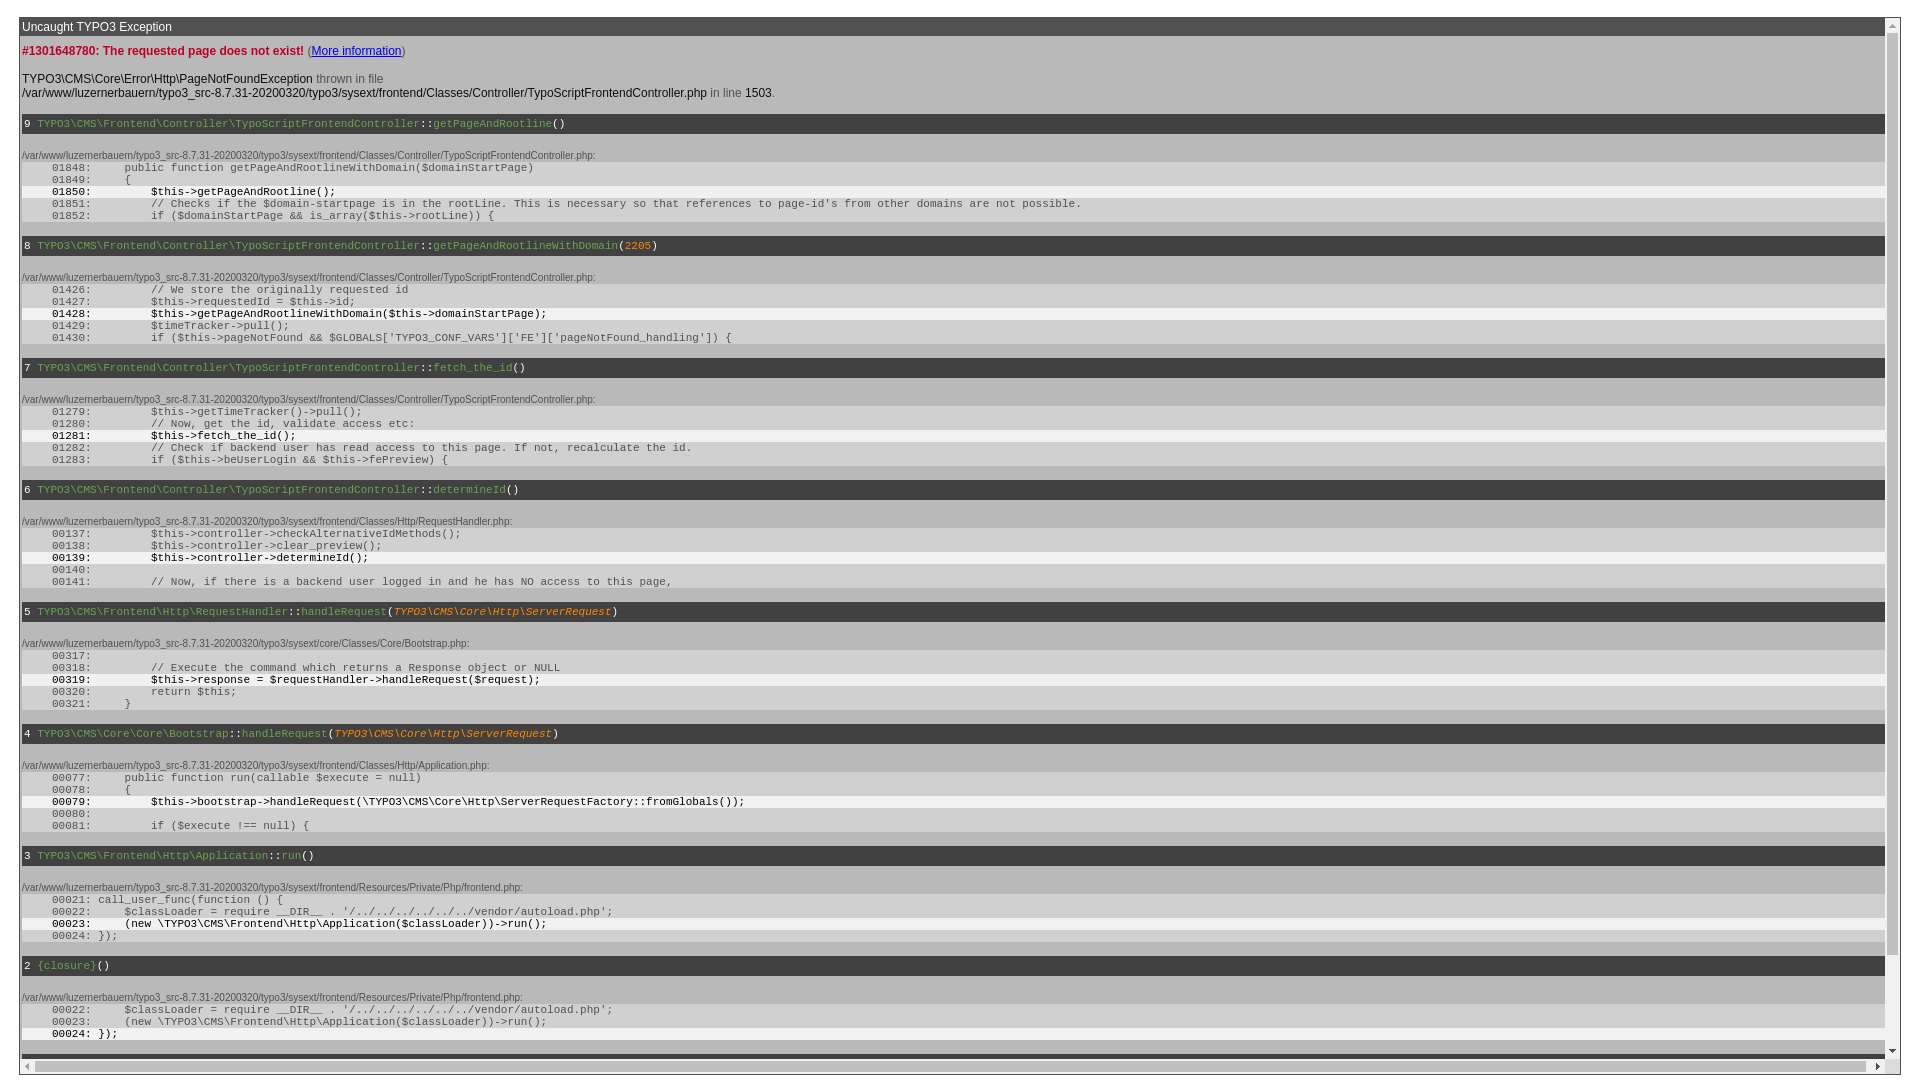  What do you see at coordinates (355, 49) in the screenshot?
I see `'More information'` at bounding box center [355, 49].